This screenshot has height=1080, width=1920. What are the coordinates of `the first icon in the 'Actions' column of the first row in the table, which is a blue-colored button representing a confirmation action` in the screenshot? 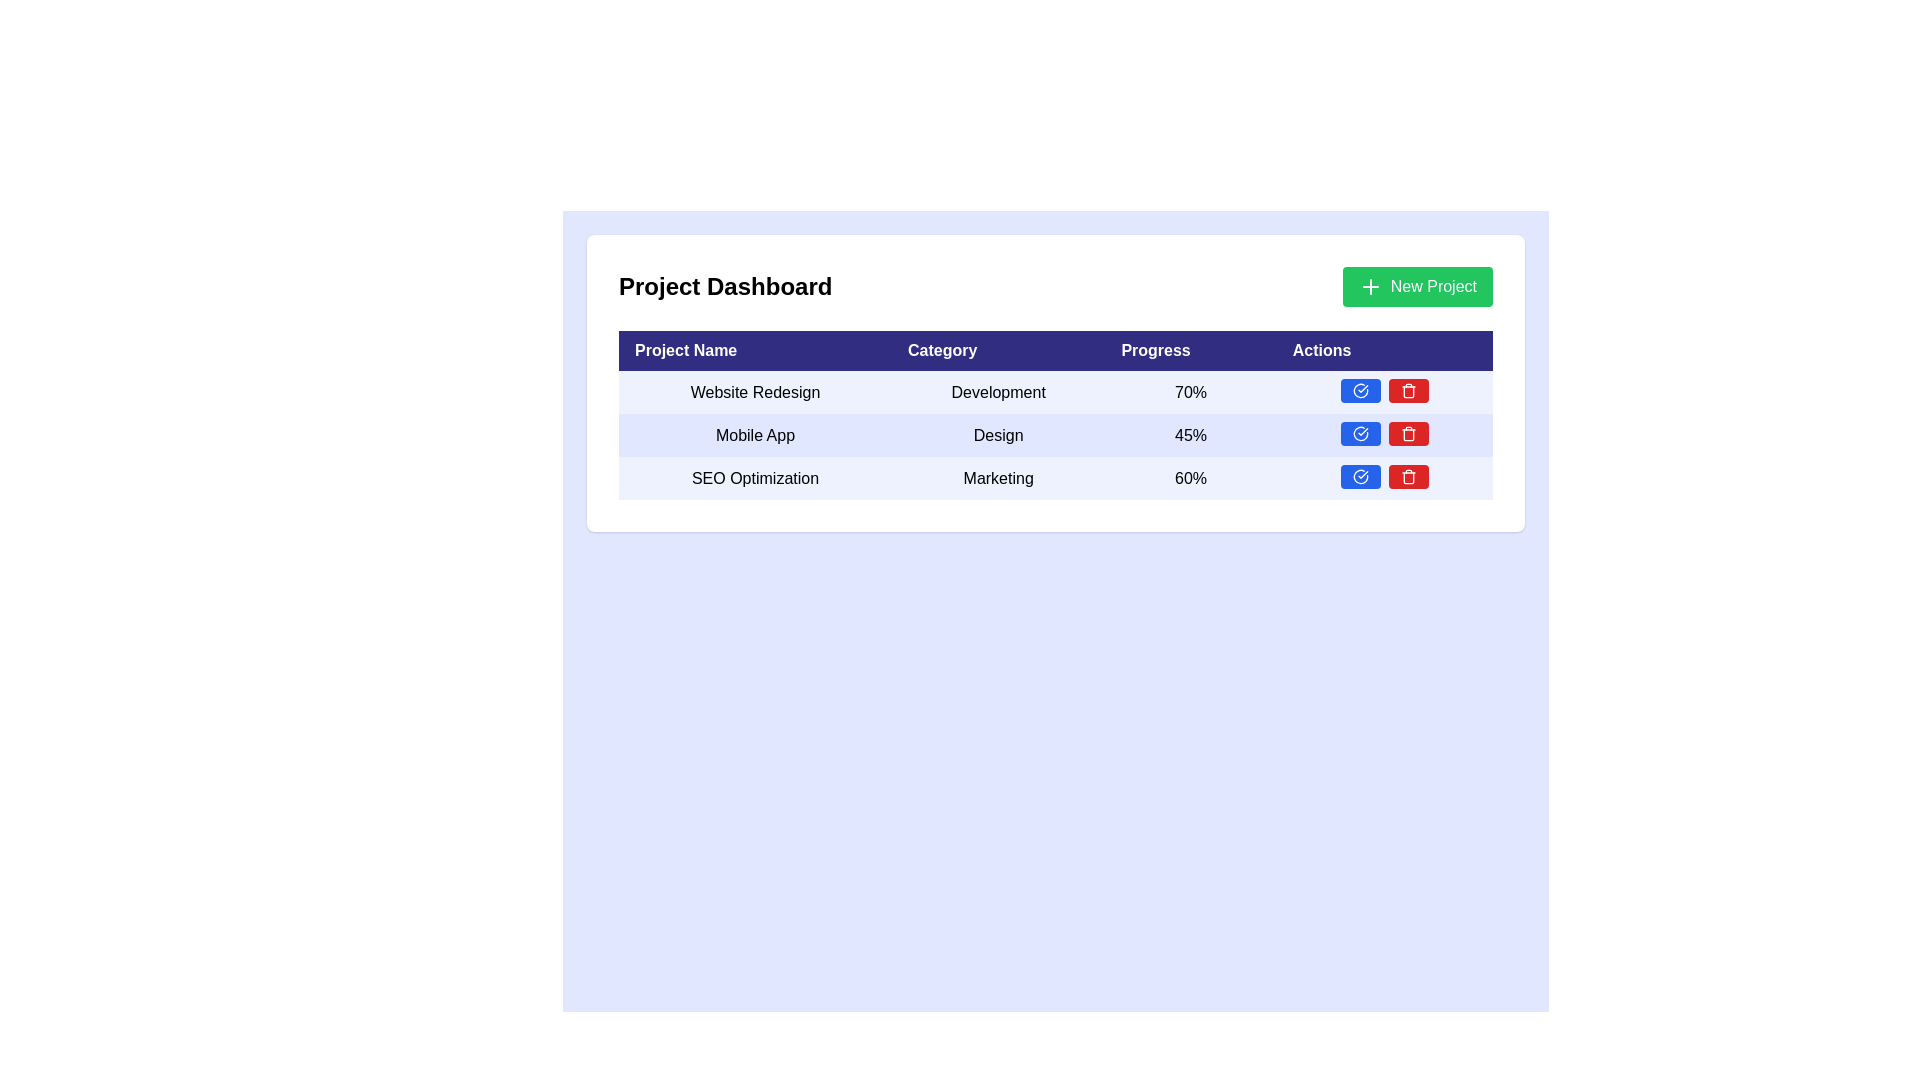 It's located at (1360, 390).